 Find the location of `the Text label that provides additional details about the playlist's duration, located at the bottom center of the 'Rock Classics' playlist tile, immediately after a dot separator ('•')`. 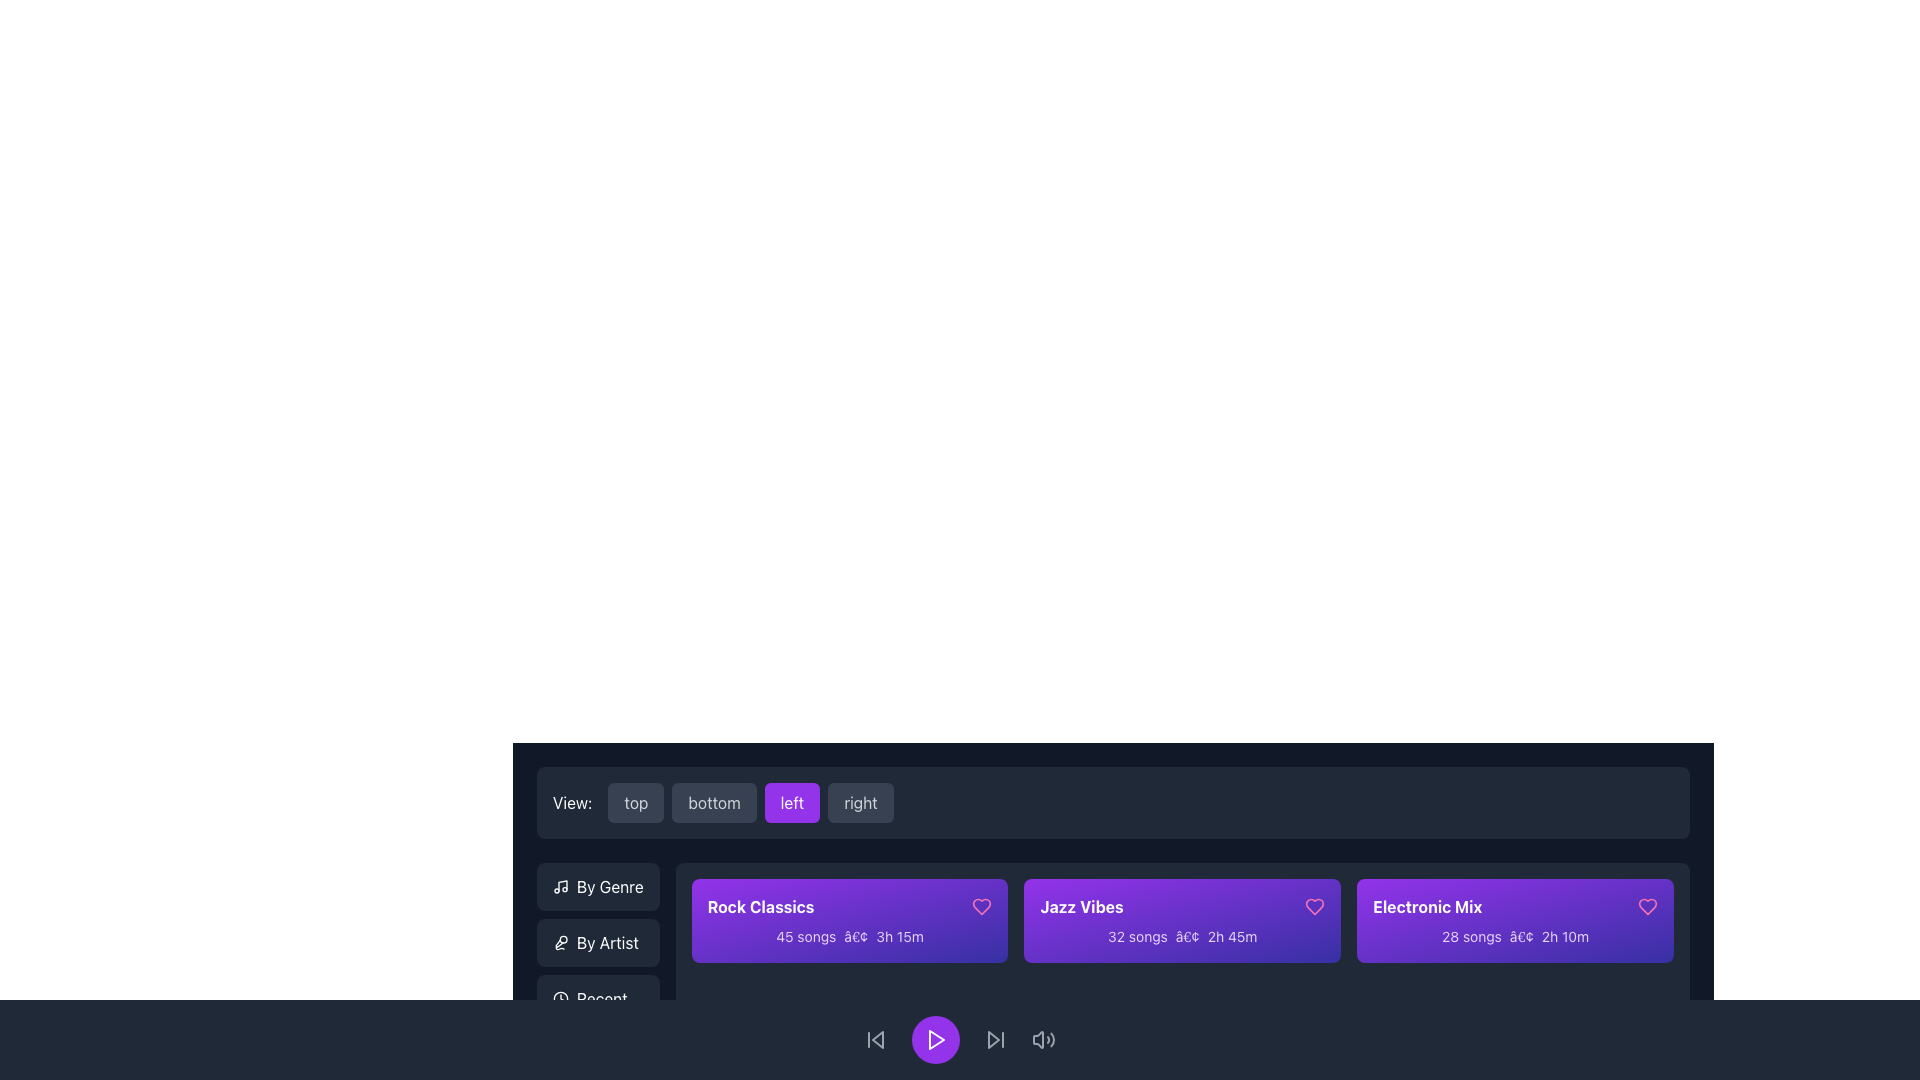

the Text label that provides additional details about the playlist's duration, located at the bottom center of the 'Rock Classics' playlist tile, immediately after a dot separator ('•') is located at coordinates (899, 936).